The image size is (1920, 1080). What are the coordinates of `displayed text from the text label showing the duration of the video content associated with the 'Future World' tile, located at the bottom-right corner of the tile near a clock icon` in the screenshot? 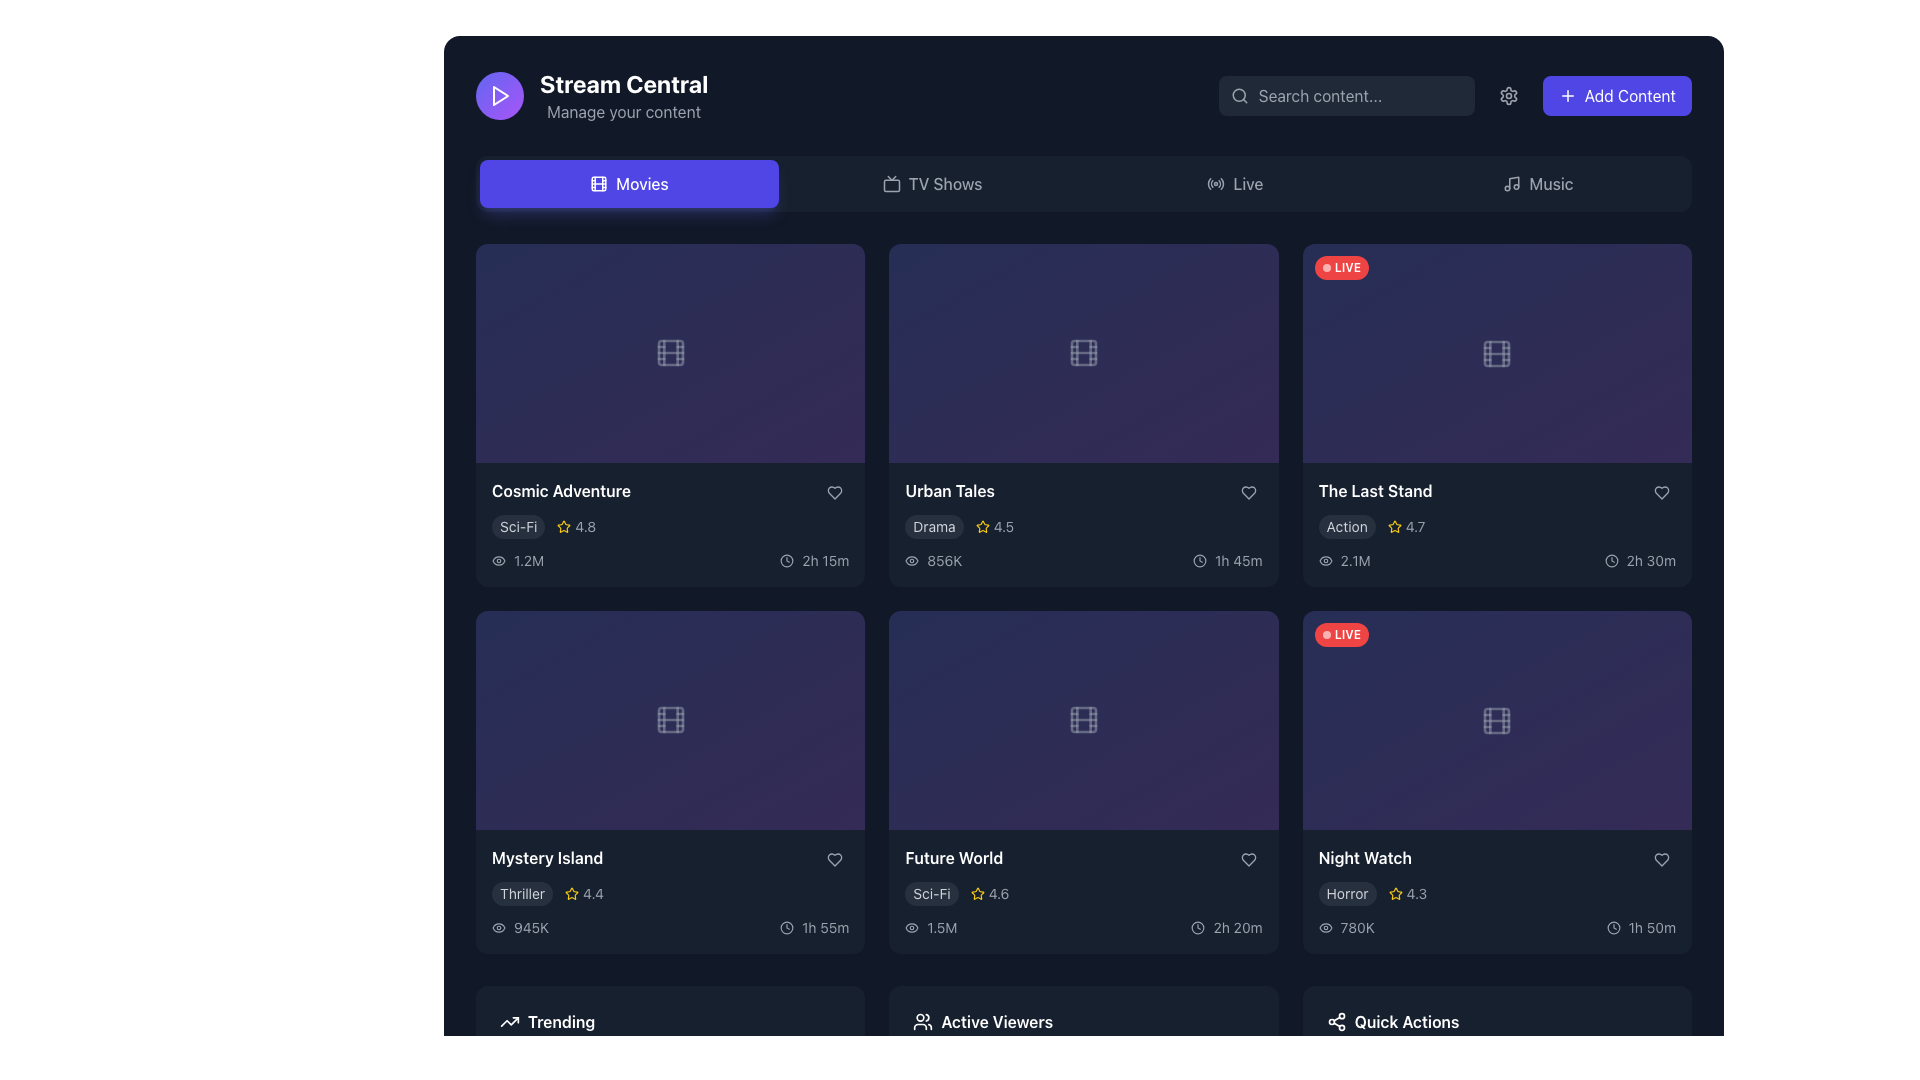 It's located at (1237, 927).